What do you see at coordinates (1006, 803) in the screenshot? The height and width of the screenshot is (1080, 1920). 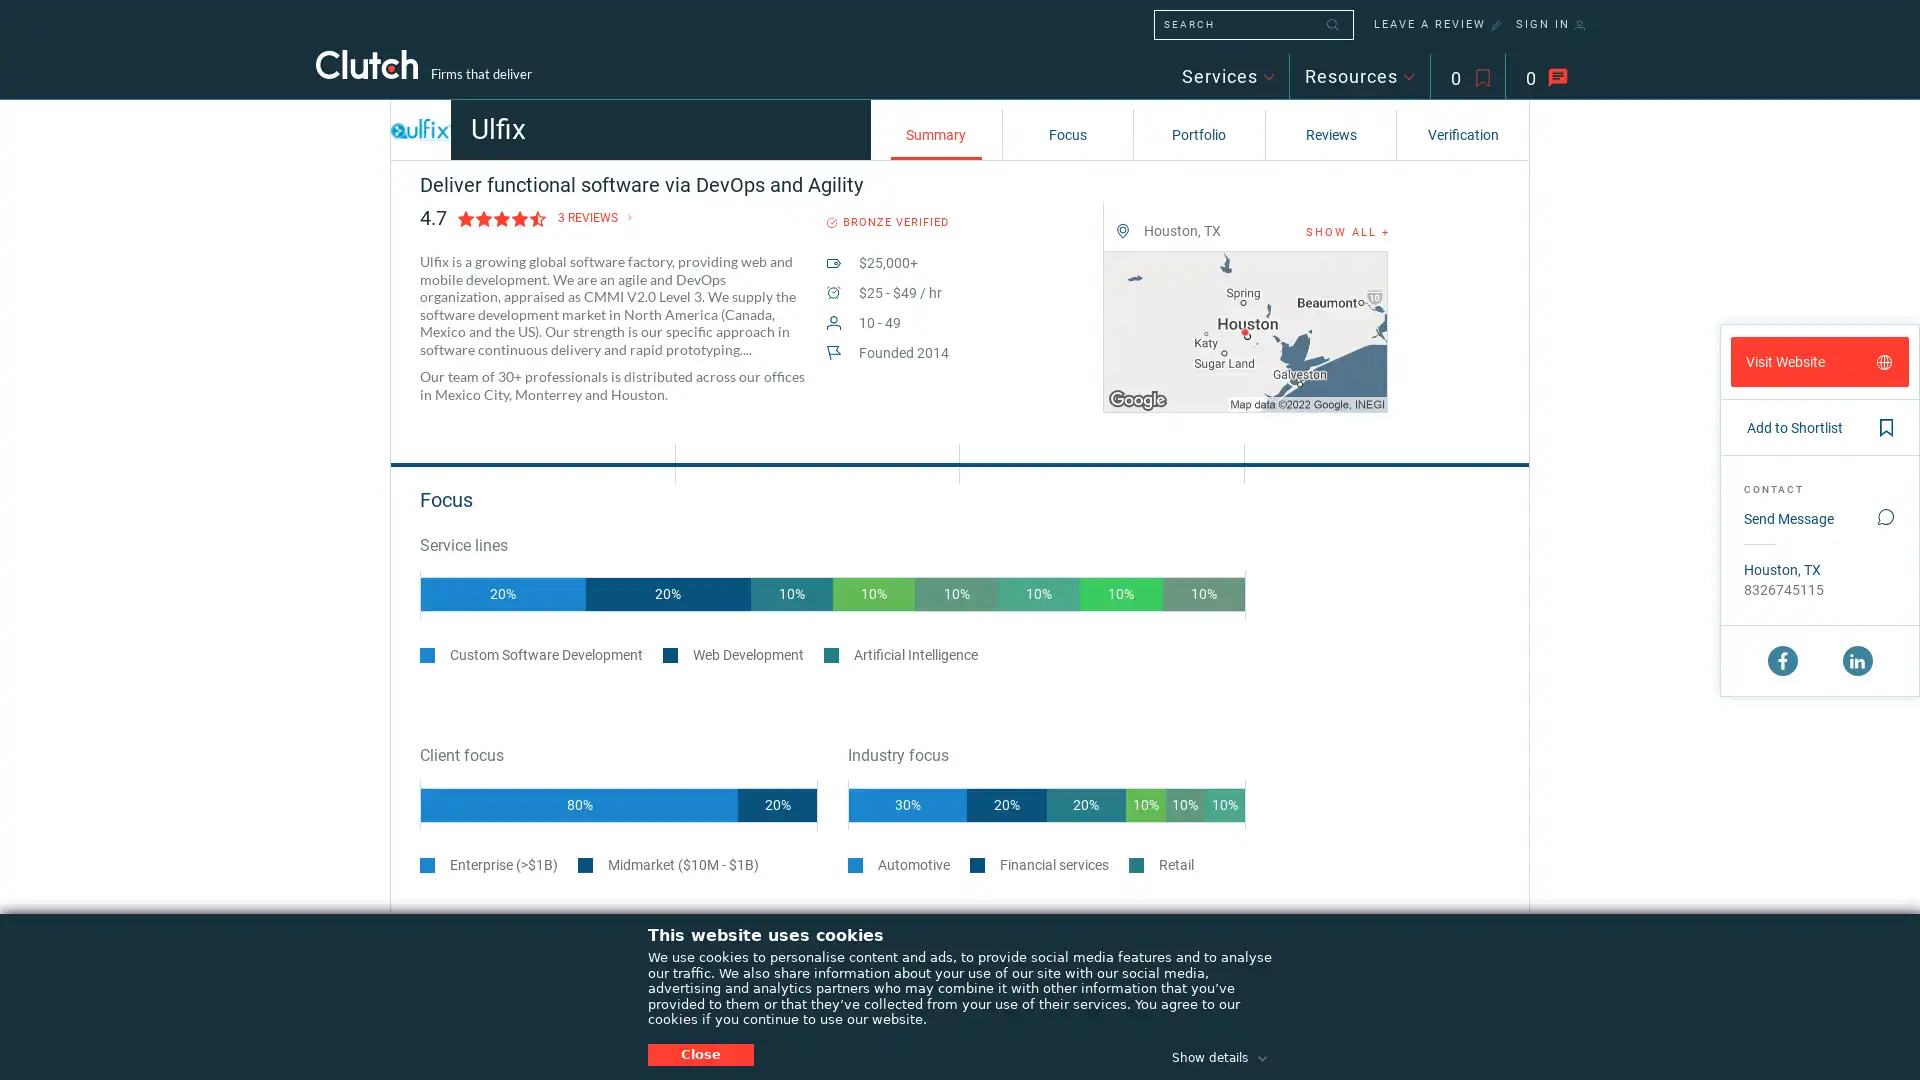 I see `20%` at bounding box center [1006, 803].